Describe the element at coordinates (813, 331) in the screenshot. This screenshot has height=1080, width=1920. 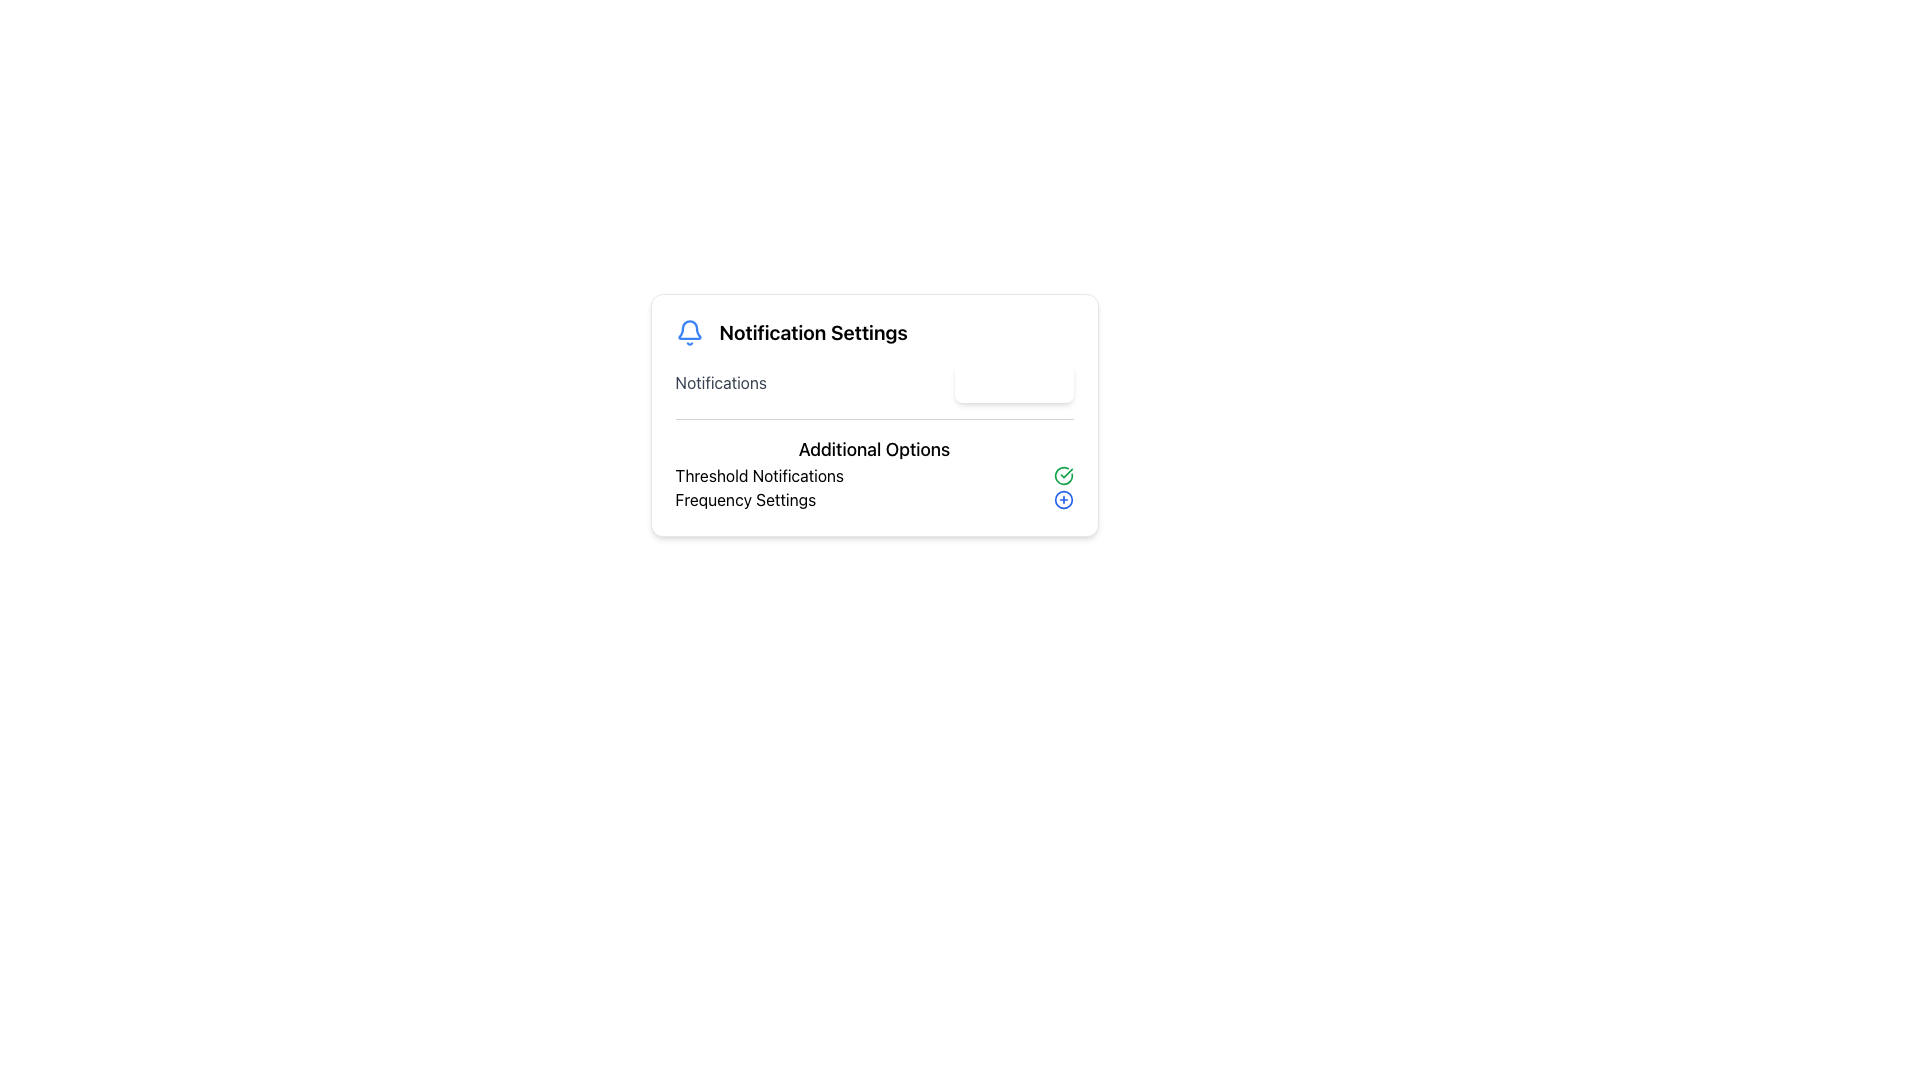
I see `textual header labeled 'Notification Settings', which is prominently displayed in a bold and large font in the top portion of a card UI layout` at that location.